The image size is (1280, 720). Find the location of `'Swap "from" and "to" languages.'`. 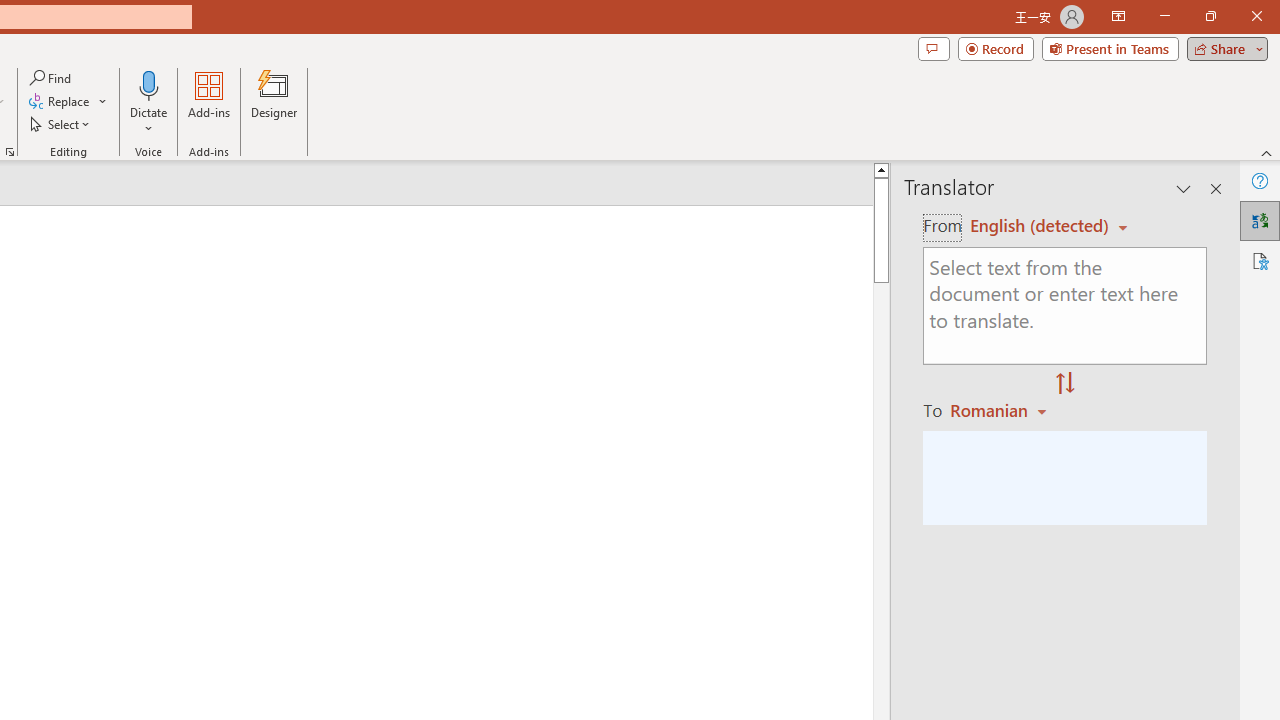

'Swap "from" and "to" languages.' is located at coordinates (1064, 384).